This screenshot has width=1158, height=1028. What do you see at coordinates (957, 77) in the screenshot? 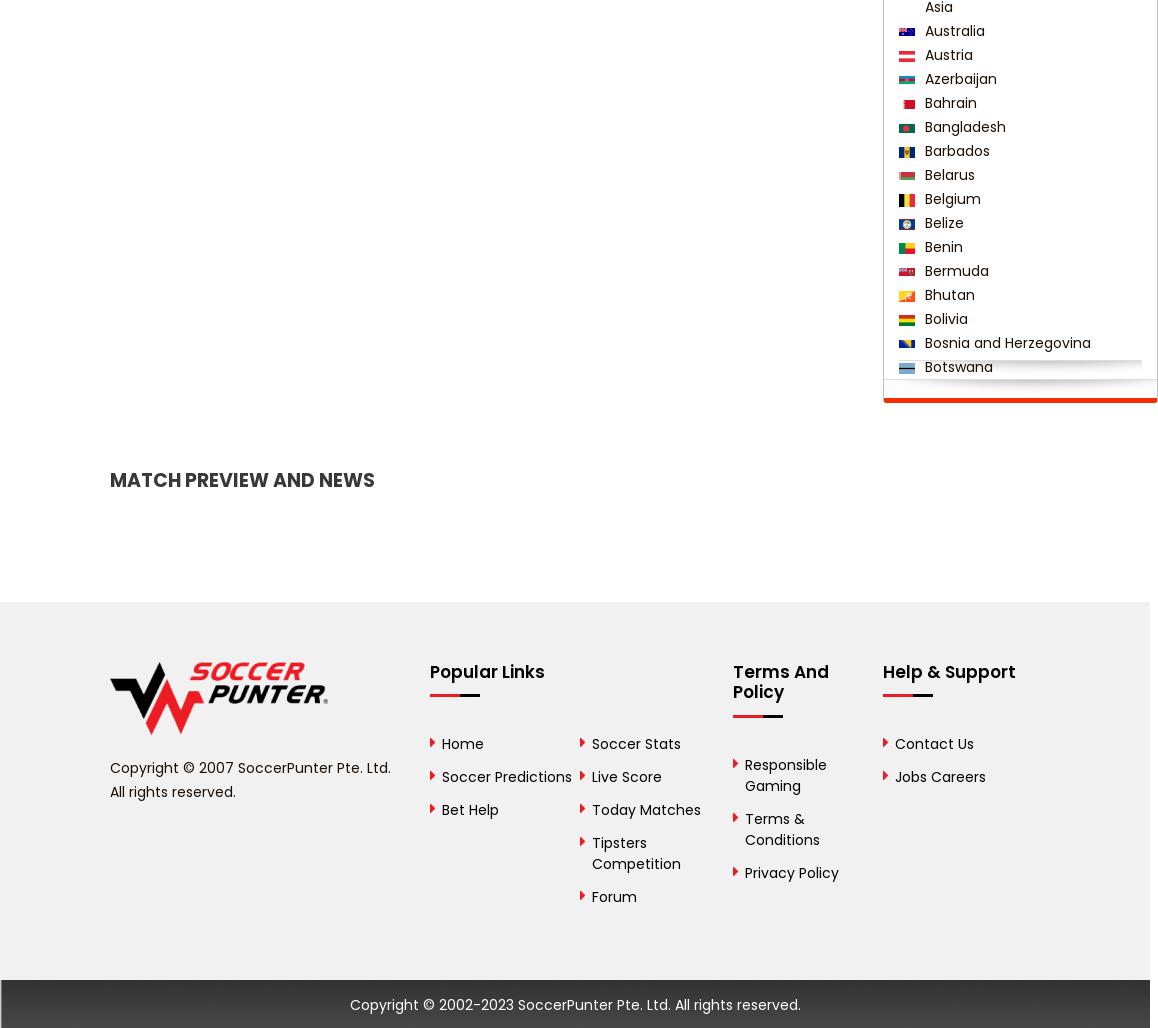
I see `'Azerbaijan'` at bounding box center [957, 77].